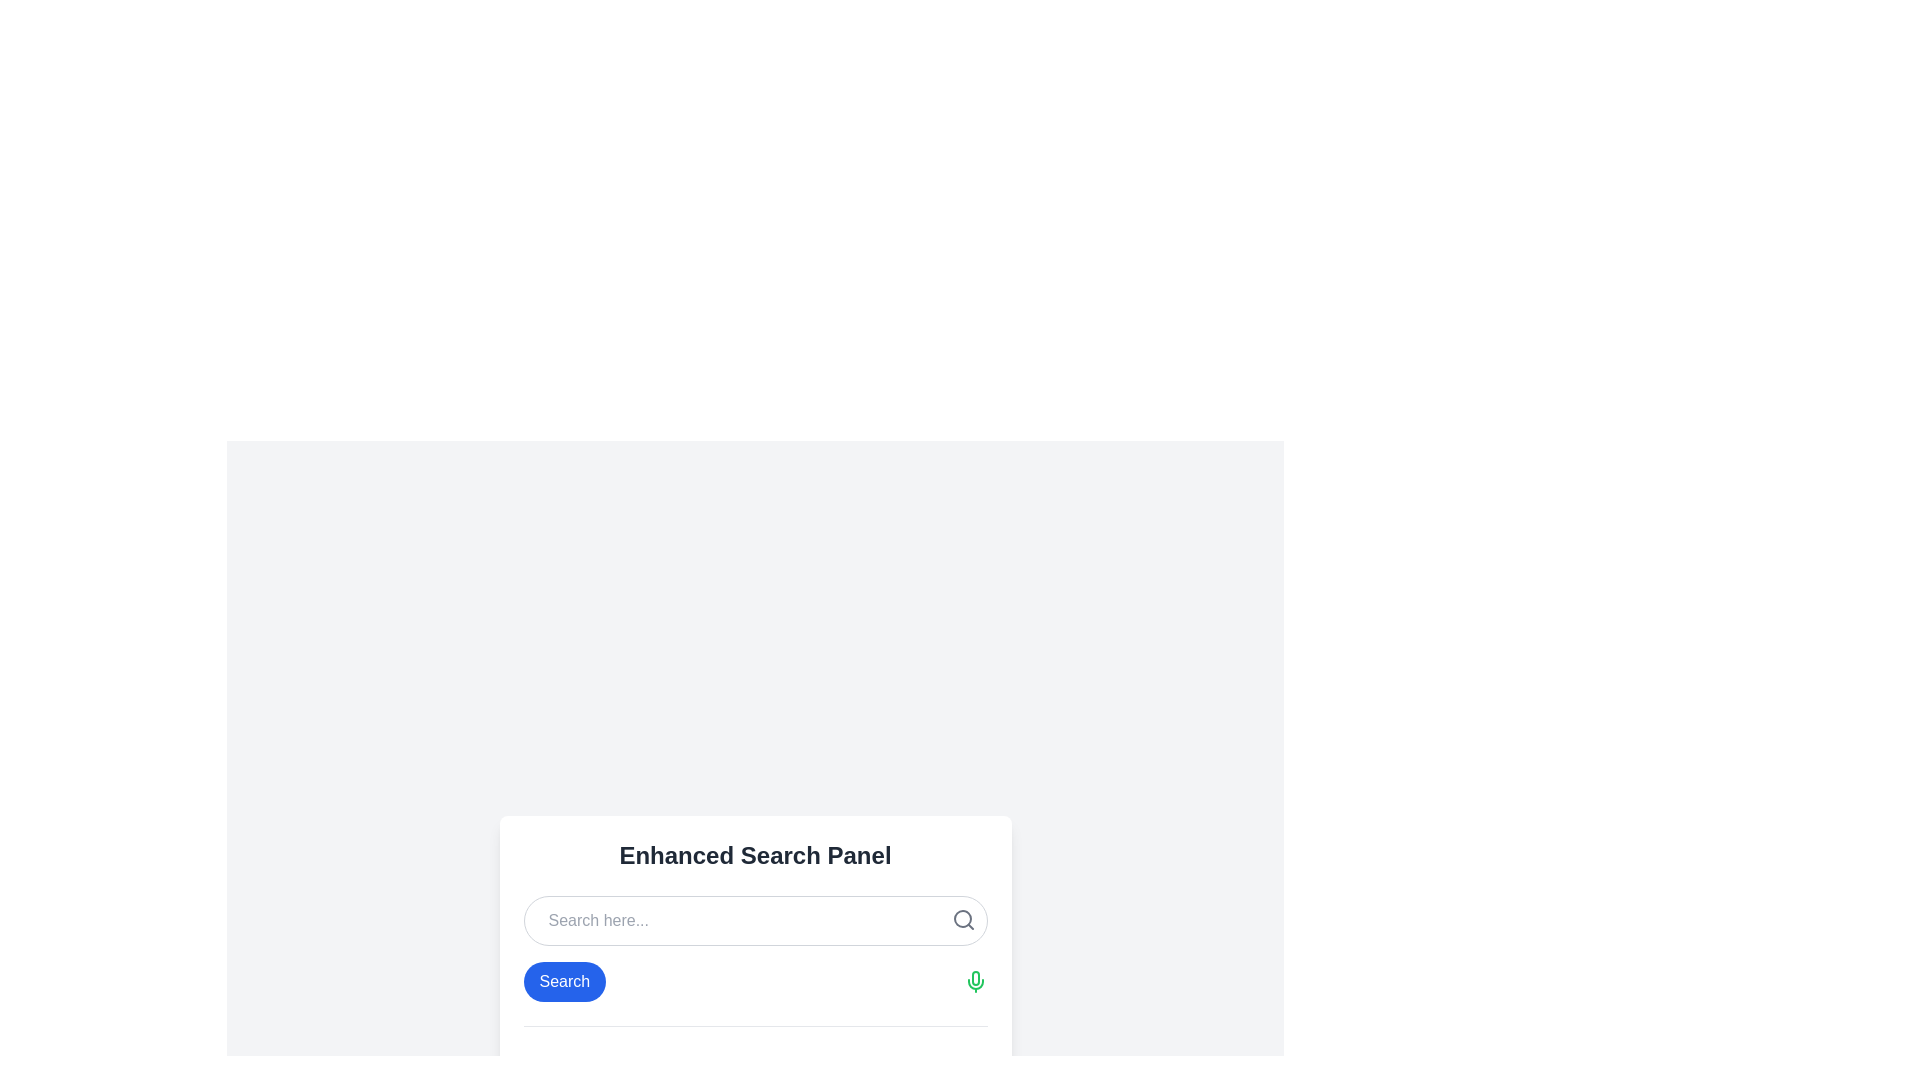 Image resolution: width=1920 pixels, height=1080 pixels. What do you see at coordinates (975, 977) in the screenshot?
I see `the green microphone icon located at the bottom-right section of the search panel, which serves as an audio-related functionality symbol` at bounding box center [975, 977].